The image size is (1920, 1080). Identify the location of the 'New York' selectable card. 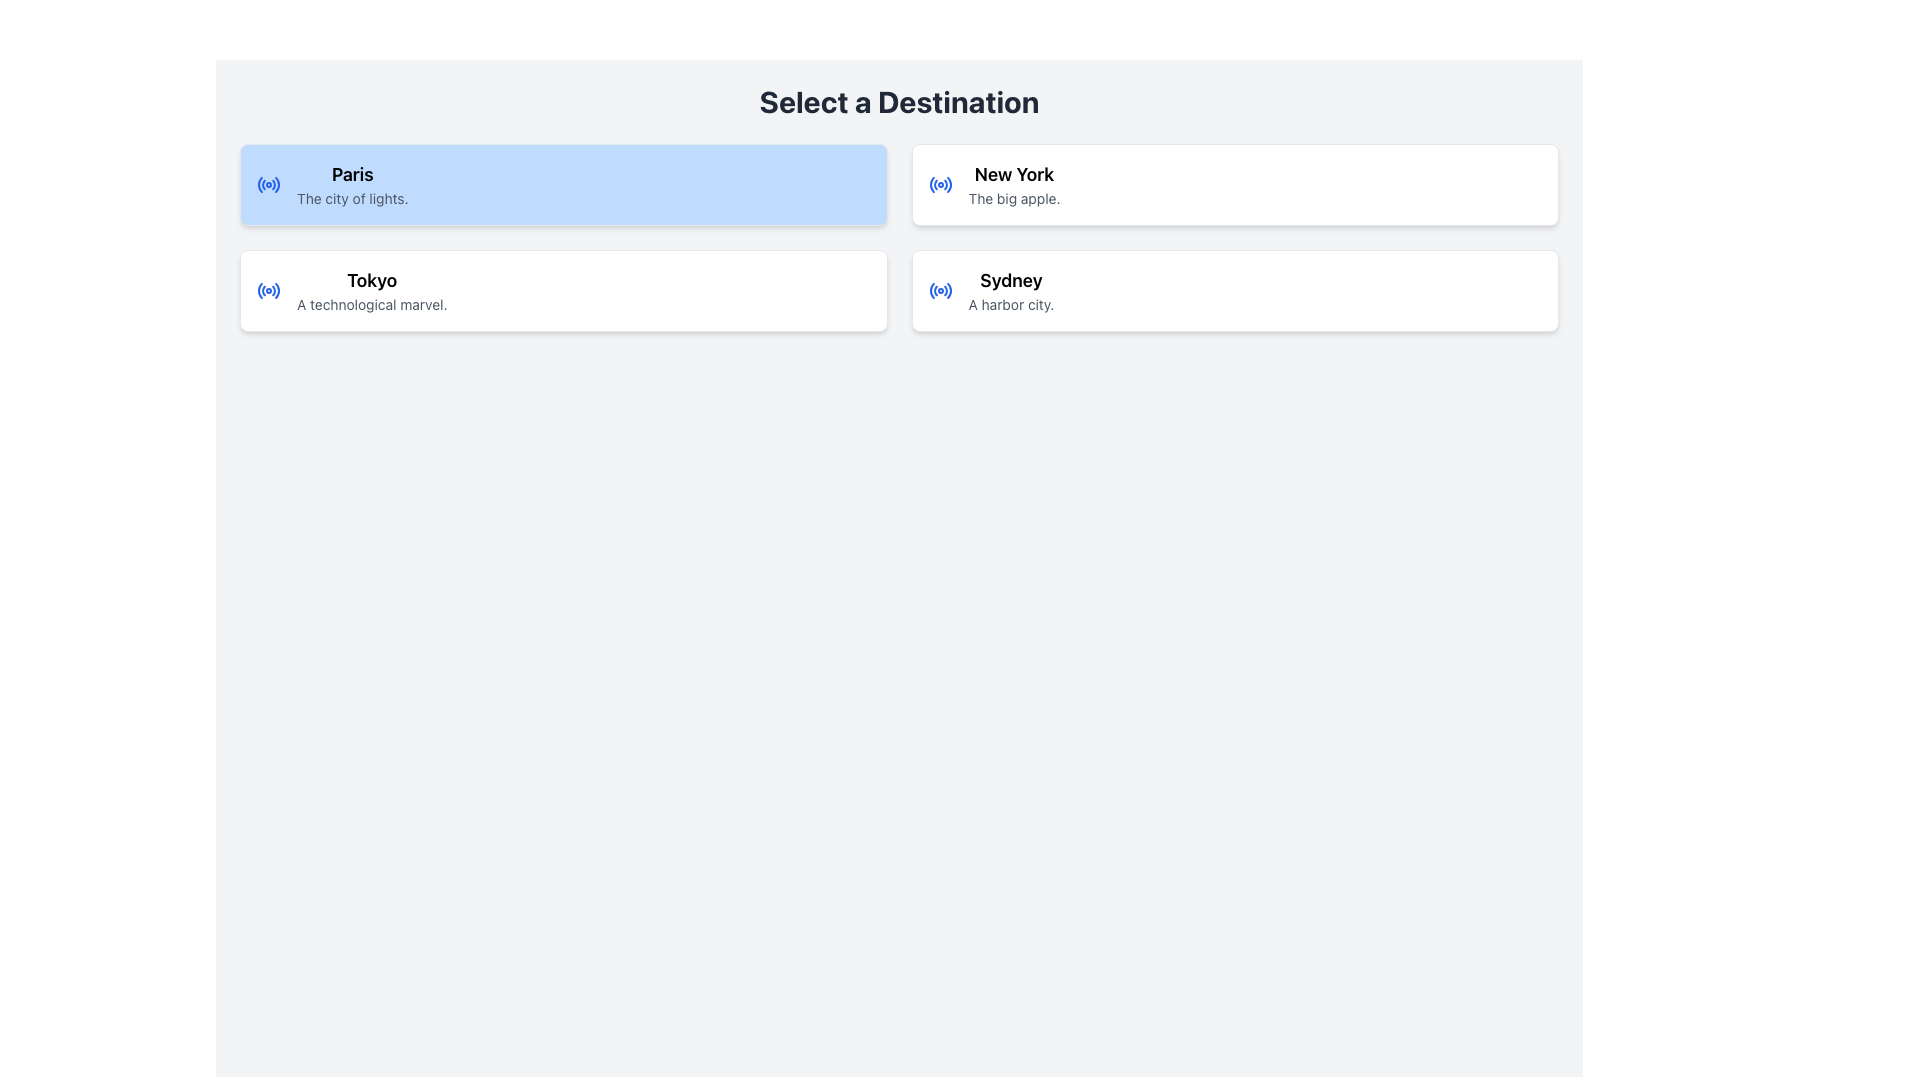
(1234, 185).